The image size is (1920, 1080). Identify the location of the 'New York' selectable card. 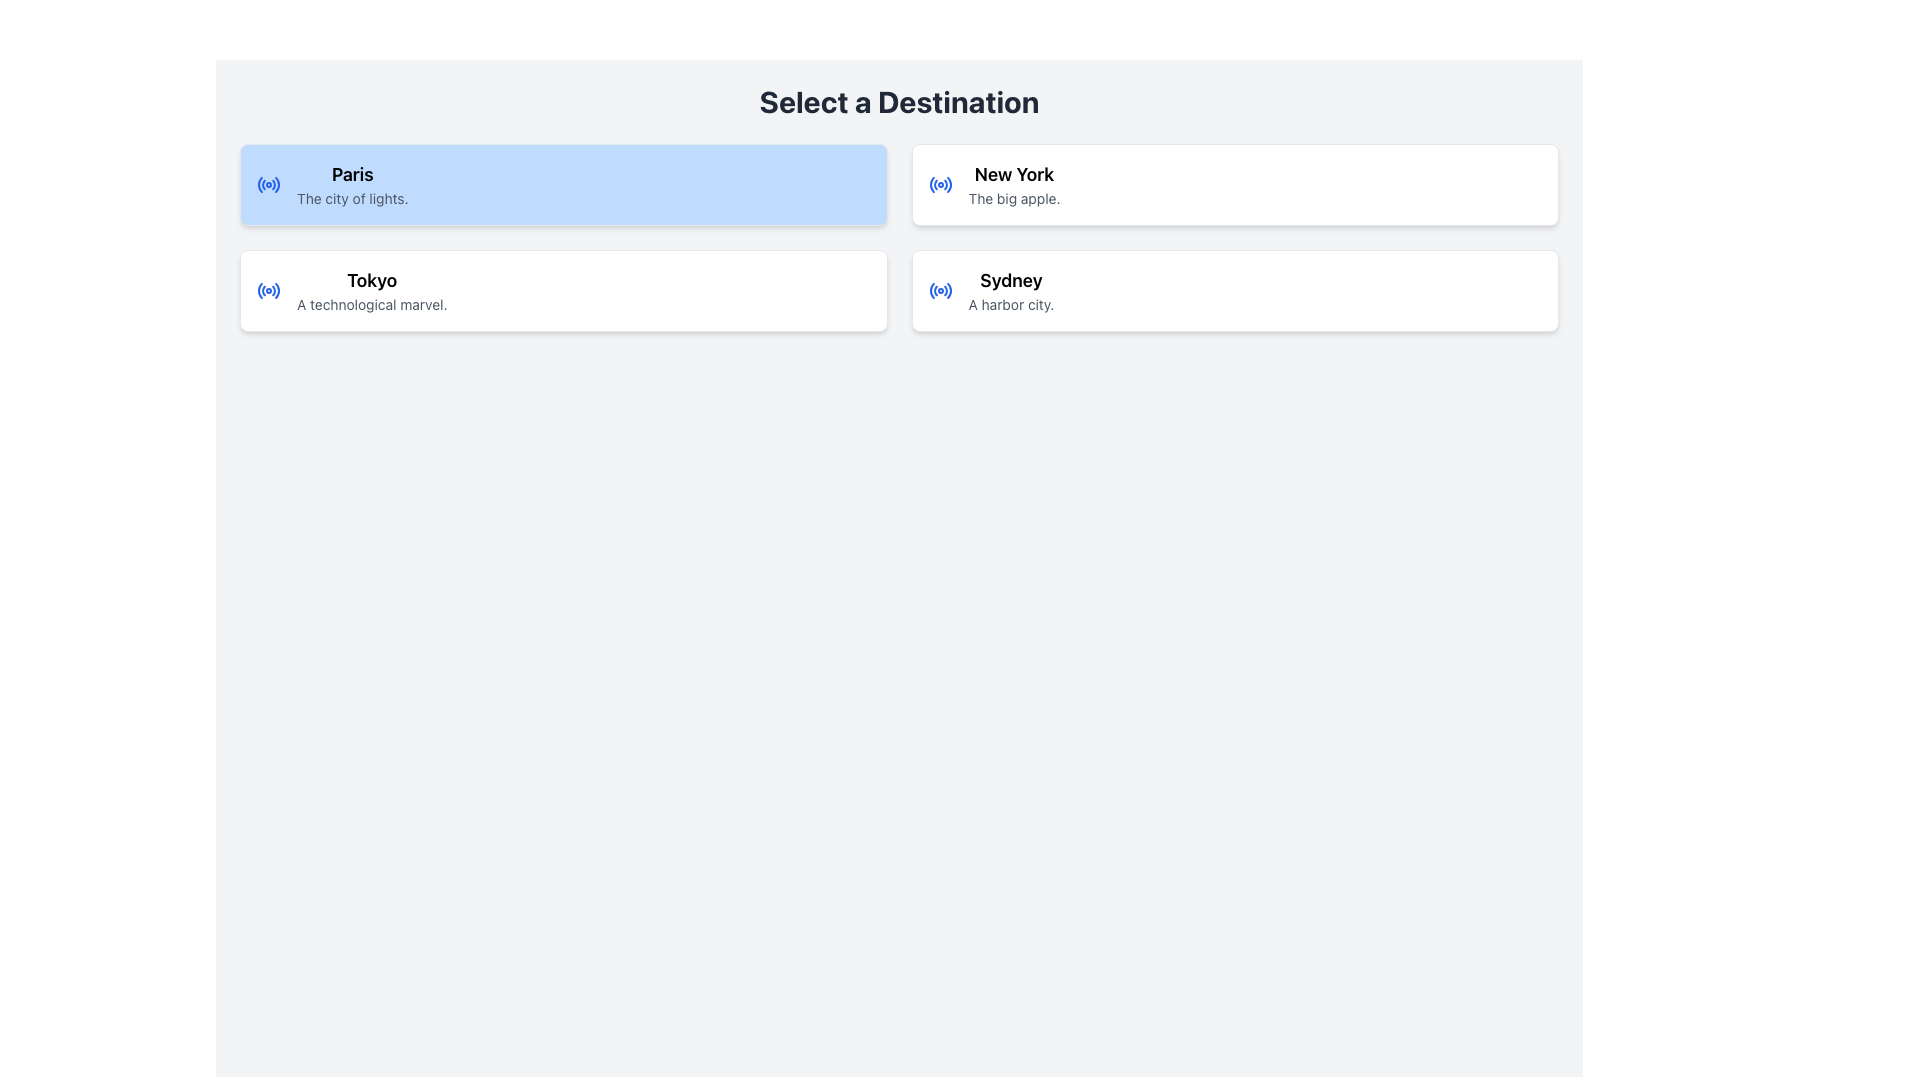
(1234, 185).